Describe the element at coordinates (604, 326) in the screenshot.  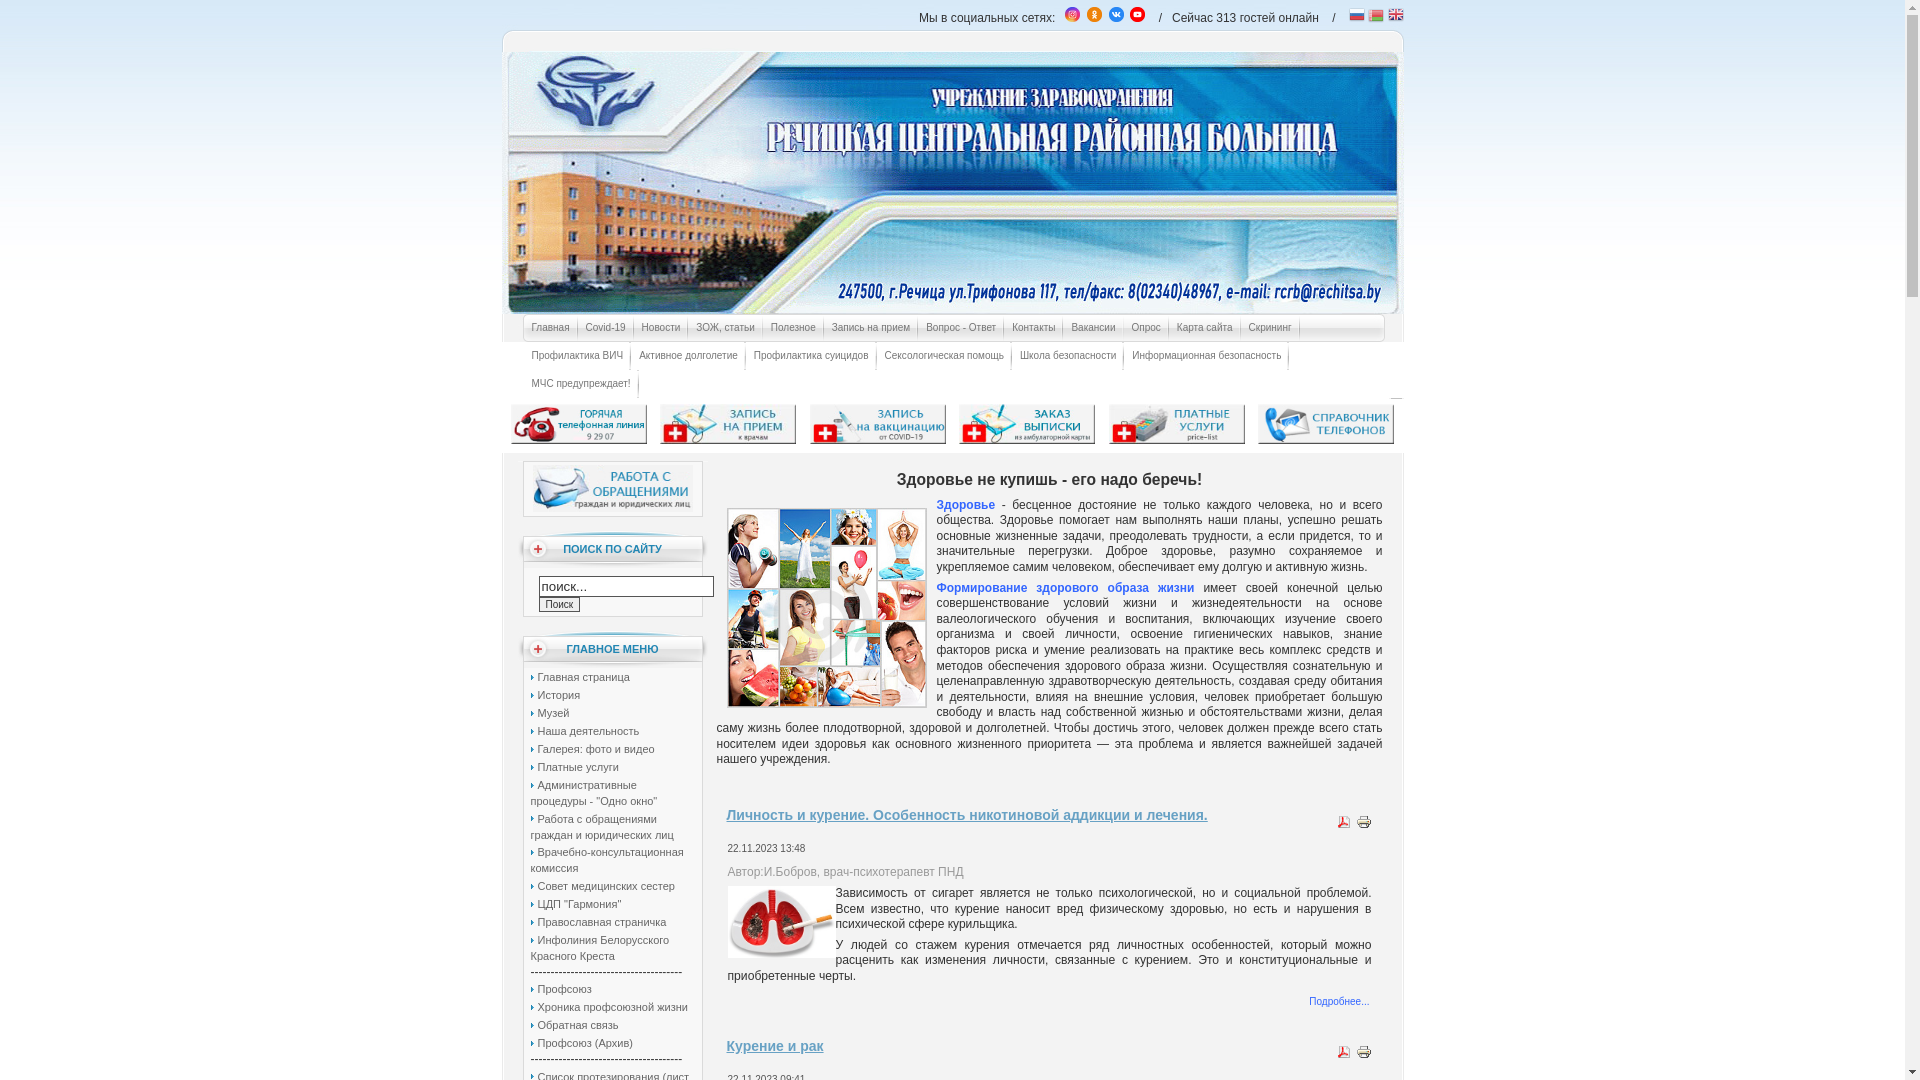
I see `'Covid-19'` at that location.